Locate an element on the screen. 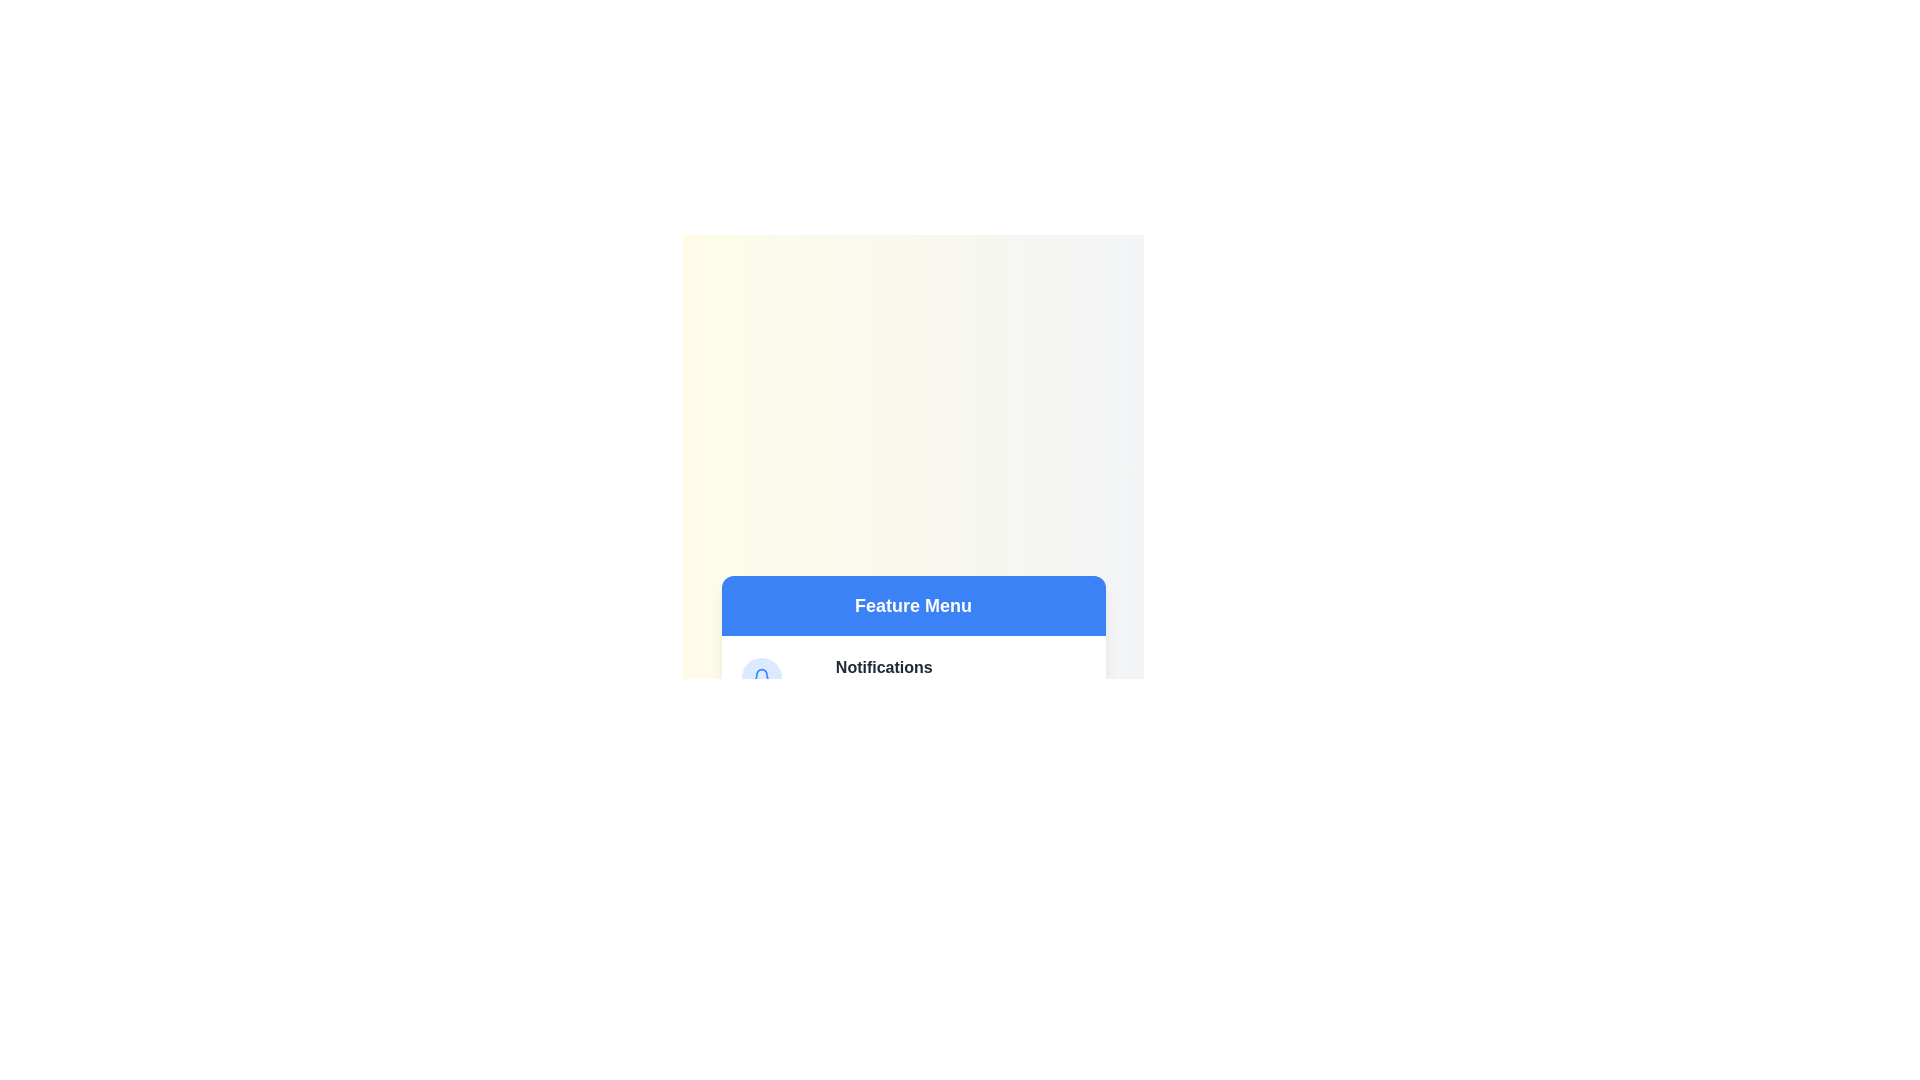  the menu option labeled Notifications is located at coordinates (883, 667).